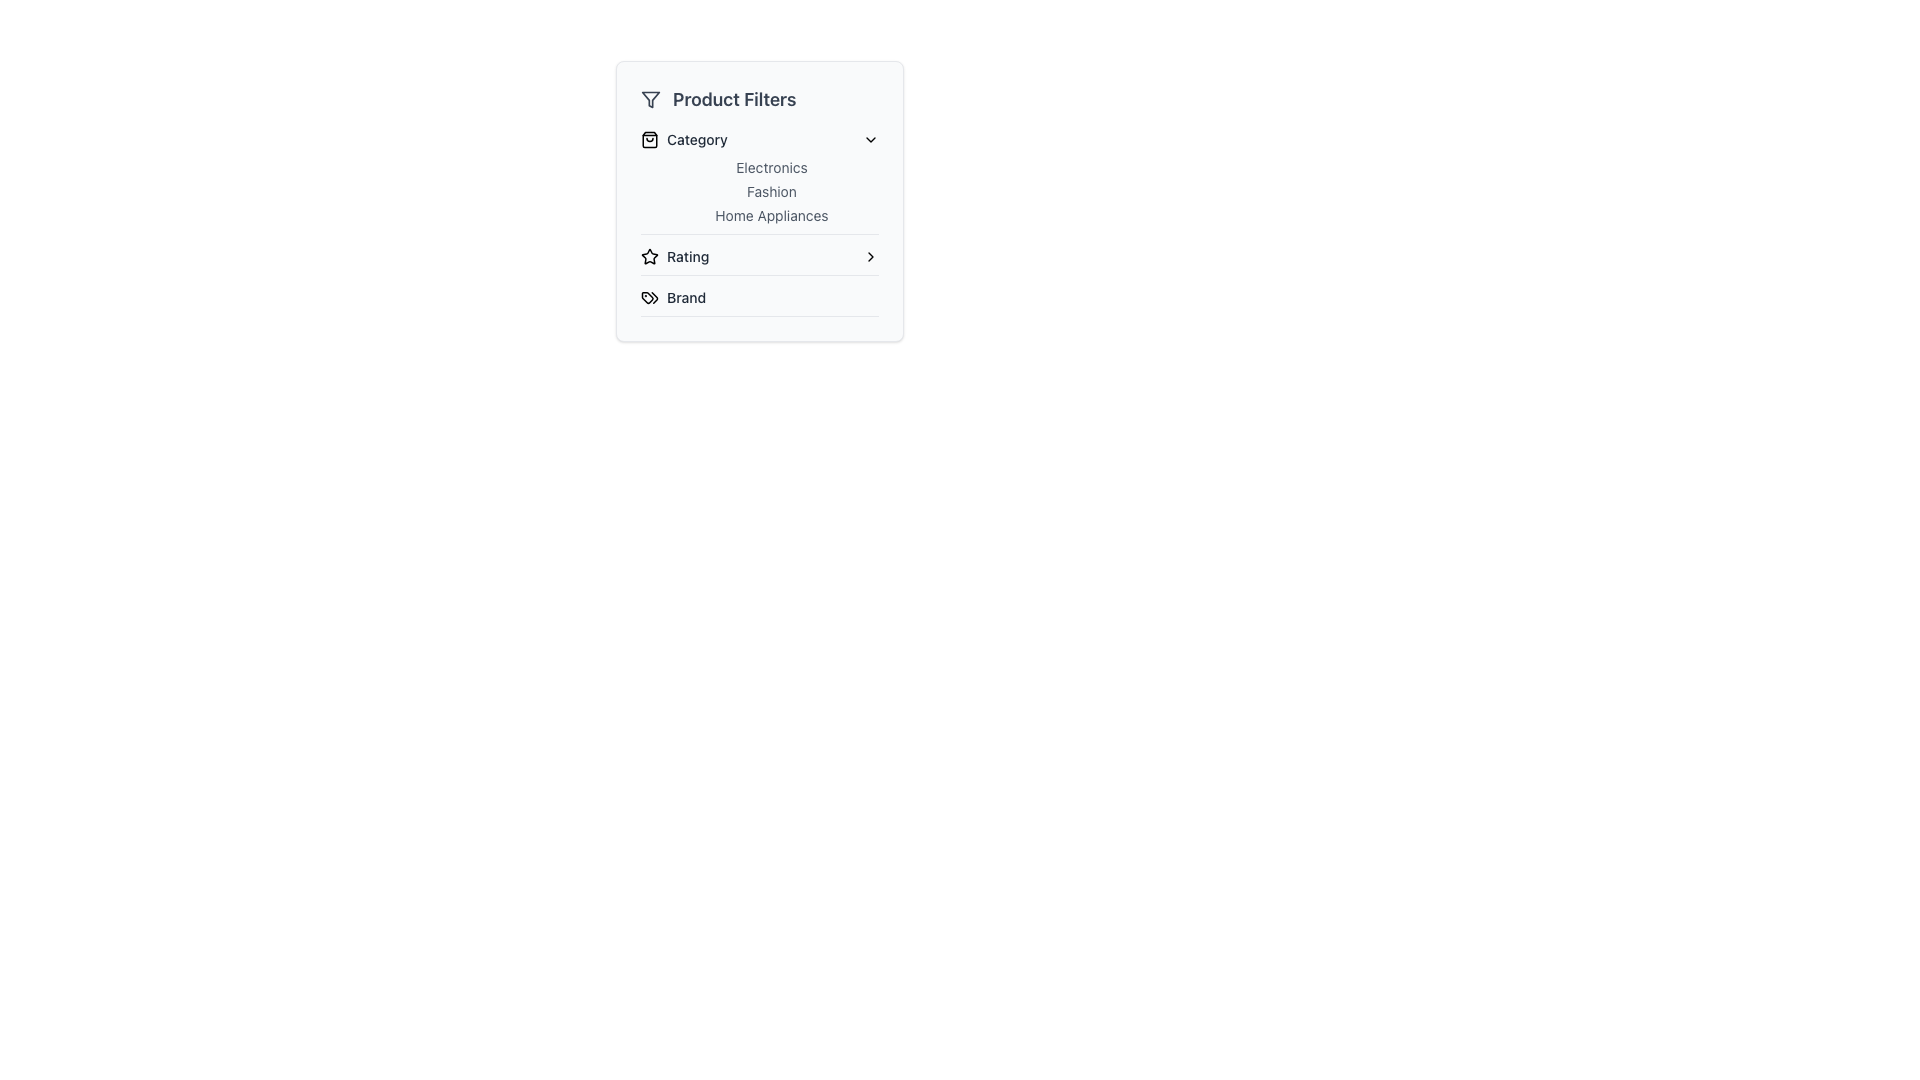 The height and width of the screenshot is (1080, 1920). I want to click on the category in the filter selection menu located within the 'Product Filters' panel, so click(758, 223).